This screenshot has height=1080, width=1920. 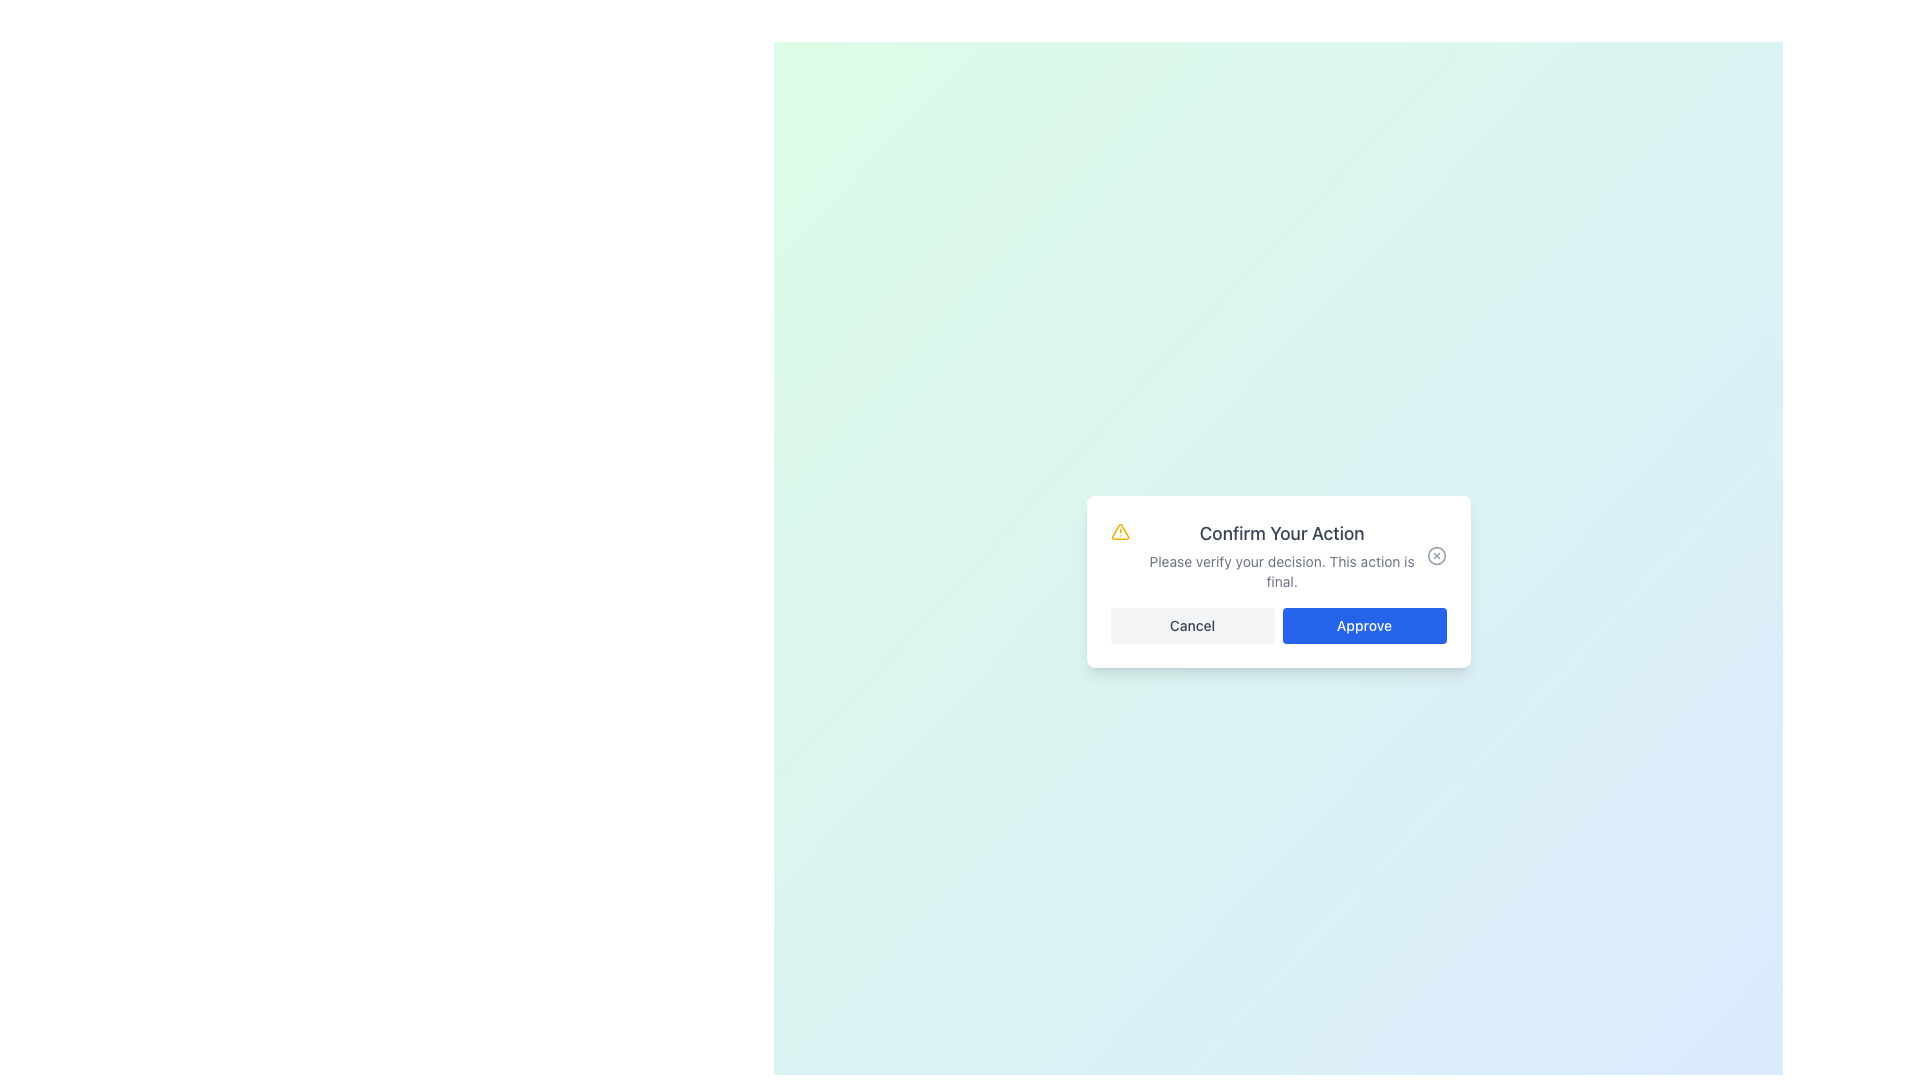 What do you see at coordinates (1192, 624) in the screenshot?
I see `the 'Cancel' button which is a rectangular button with a gray background and rounded corners, located in the bottom row of a dialog box` at bounding box center [1192, 624].